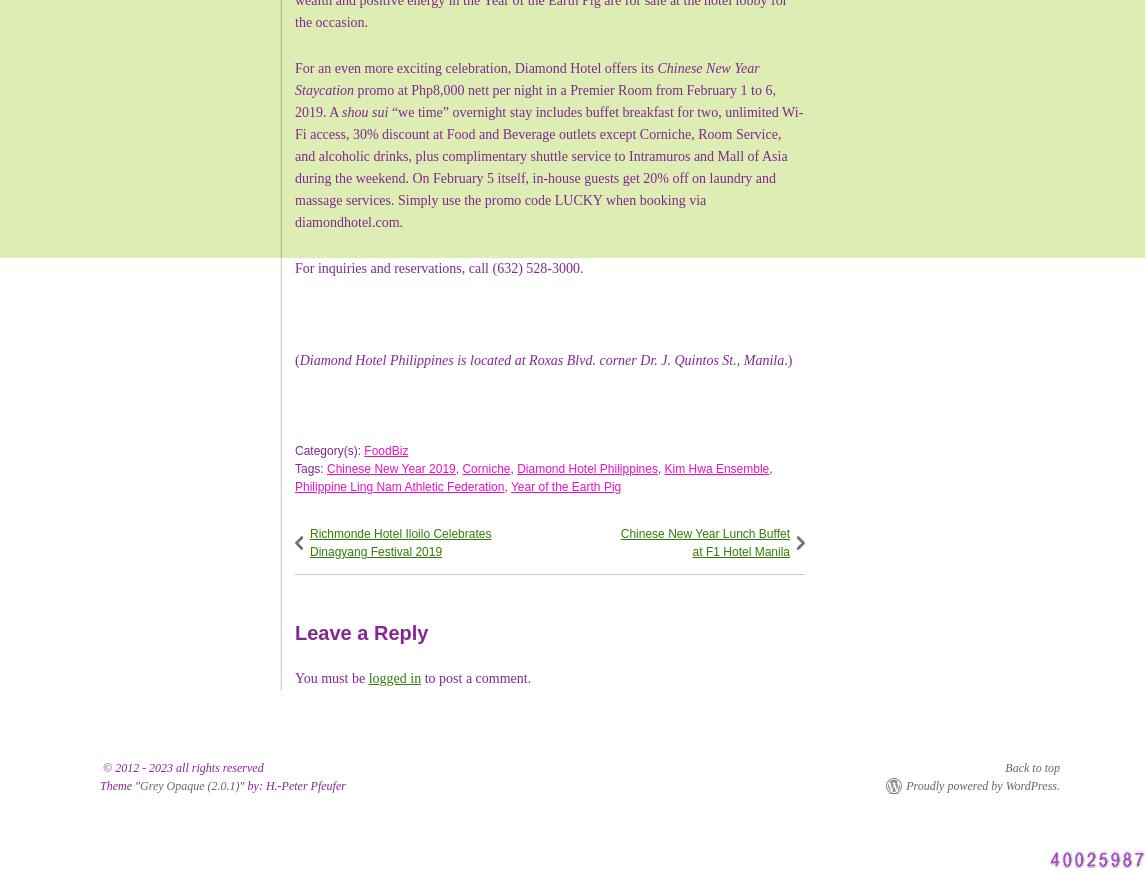  Describe the element at coordinates (364, 110) in the screenshot. I see `'shou sui'` at that location.